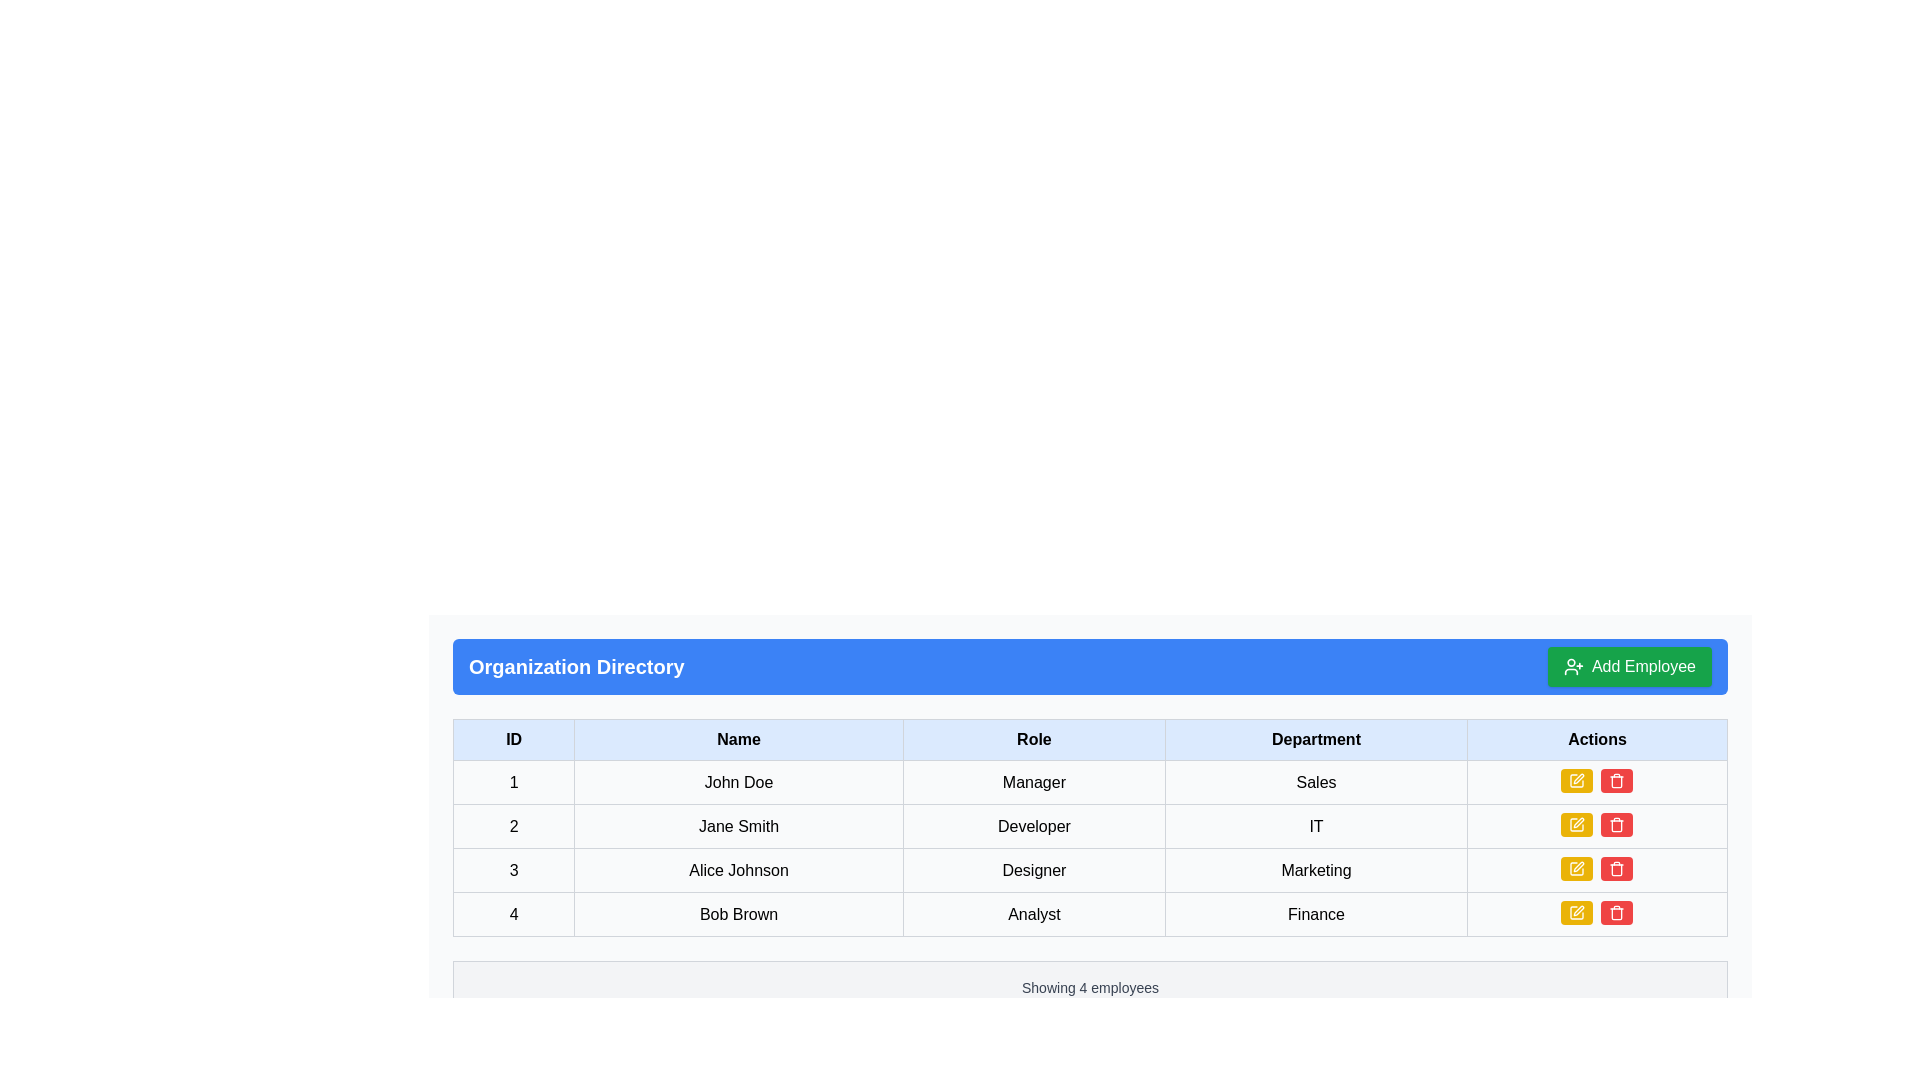 The width and height of the screenshot is (1920, 1080). What do you see at coordinates (738, 869) in the screenshot?
I see `the label displaying the name of an individual in the third row of the tabular structure, located between the '3' identifier column and the 'Designer' column` at bounding box center [738, 869].